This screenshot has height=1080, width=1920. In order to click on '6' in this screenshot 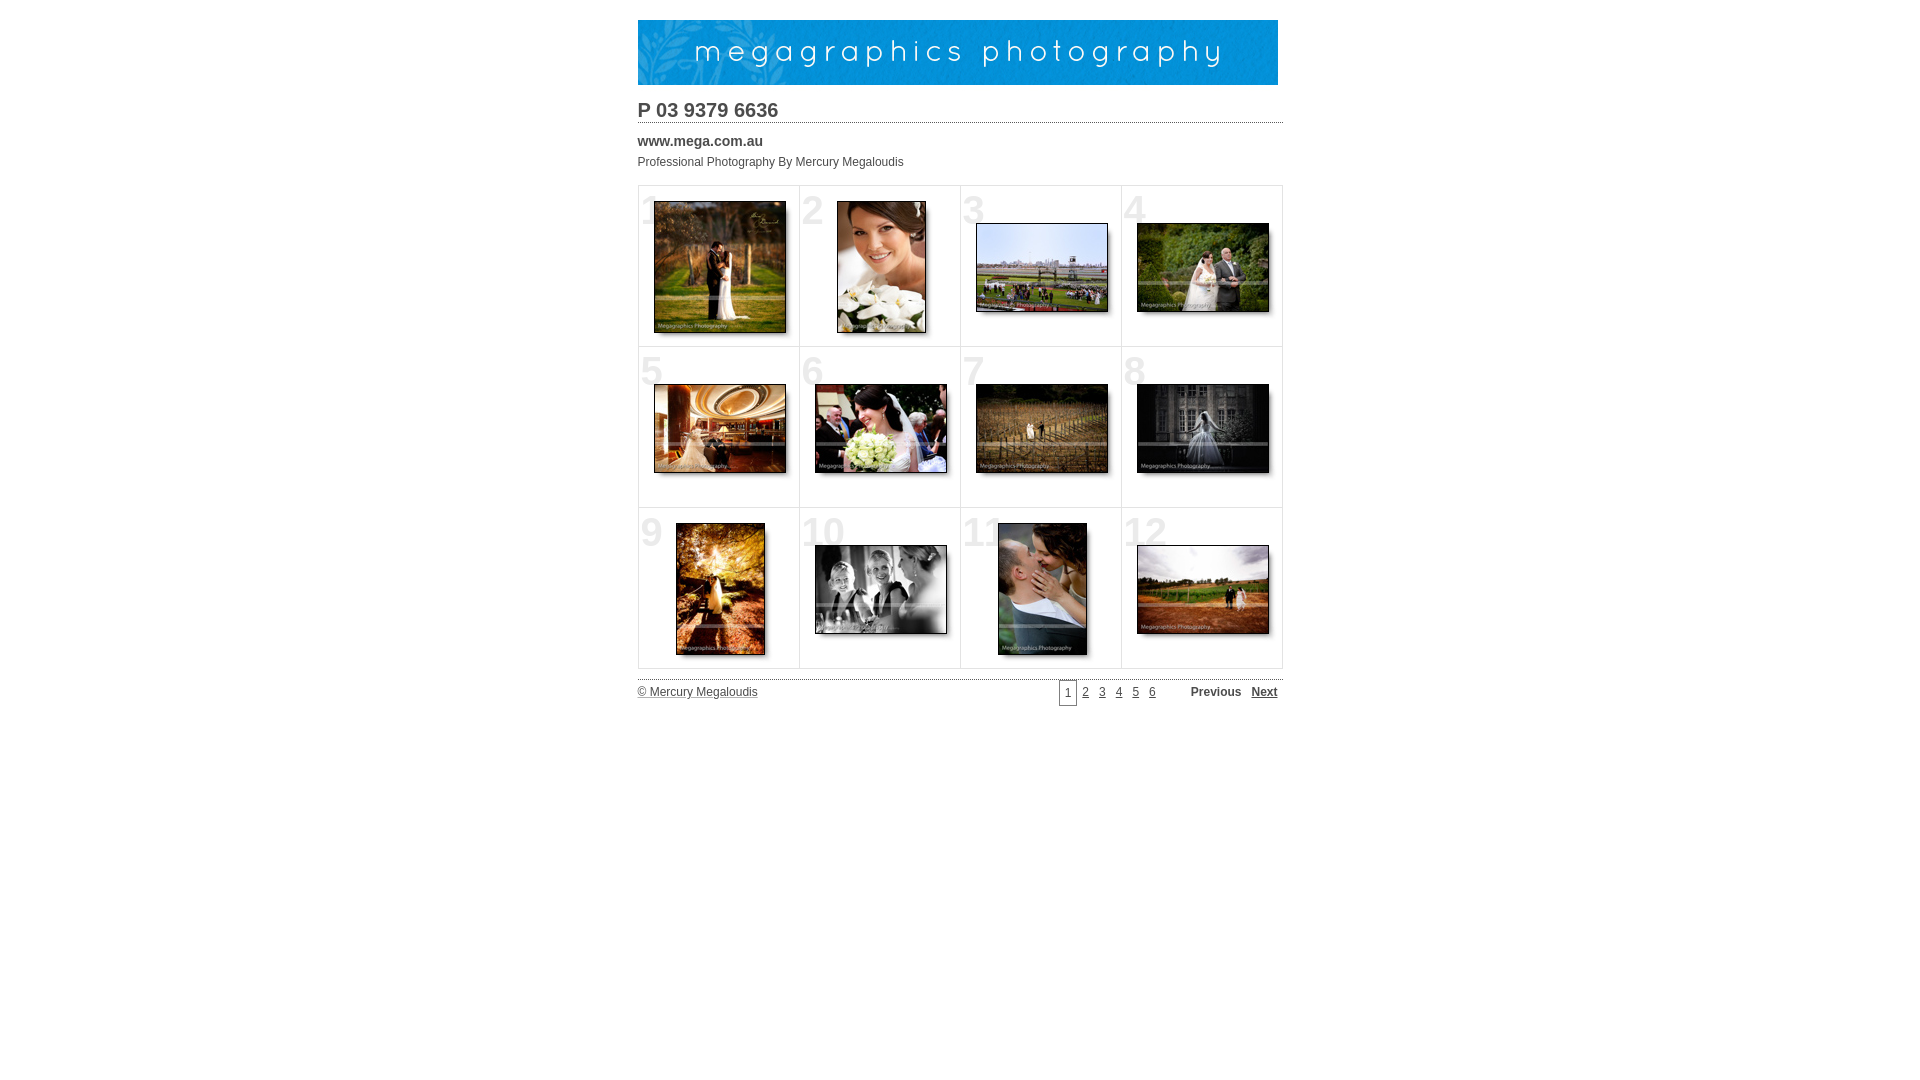, I will do `click(878, 425)`.